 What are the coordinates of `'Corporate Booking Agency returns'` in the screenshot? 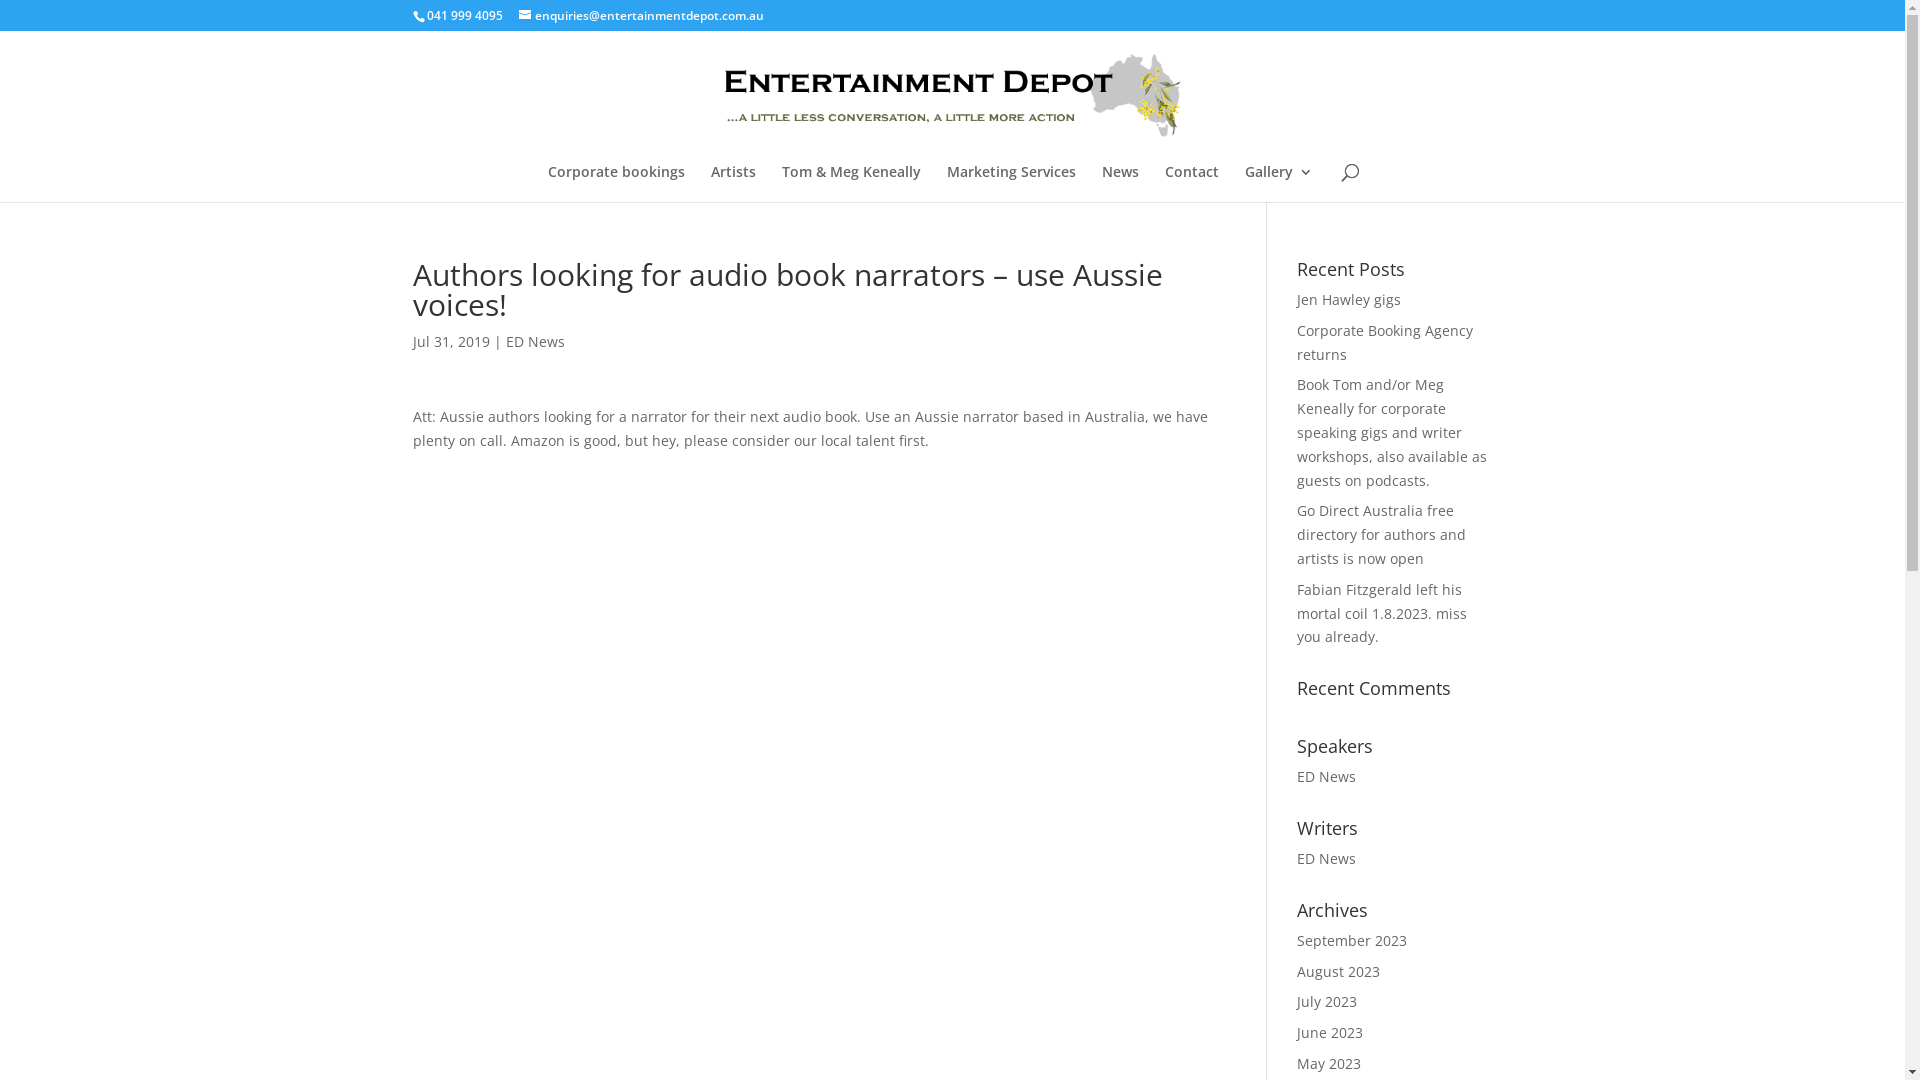 It's located at (1384, 341).